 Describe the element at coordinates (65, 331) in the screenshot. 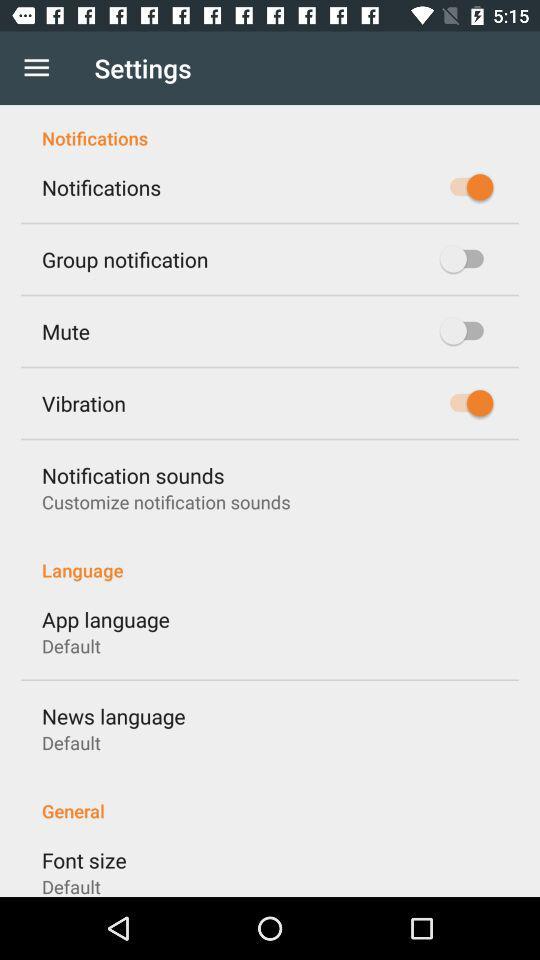

I see `the icon below the group notification item` at that location.